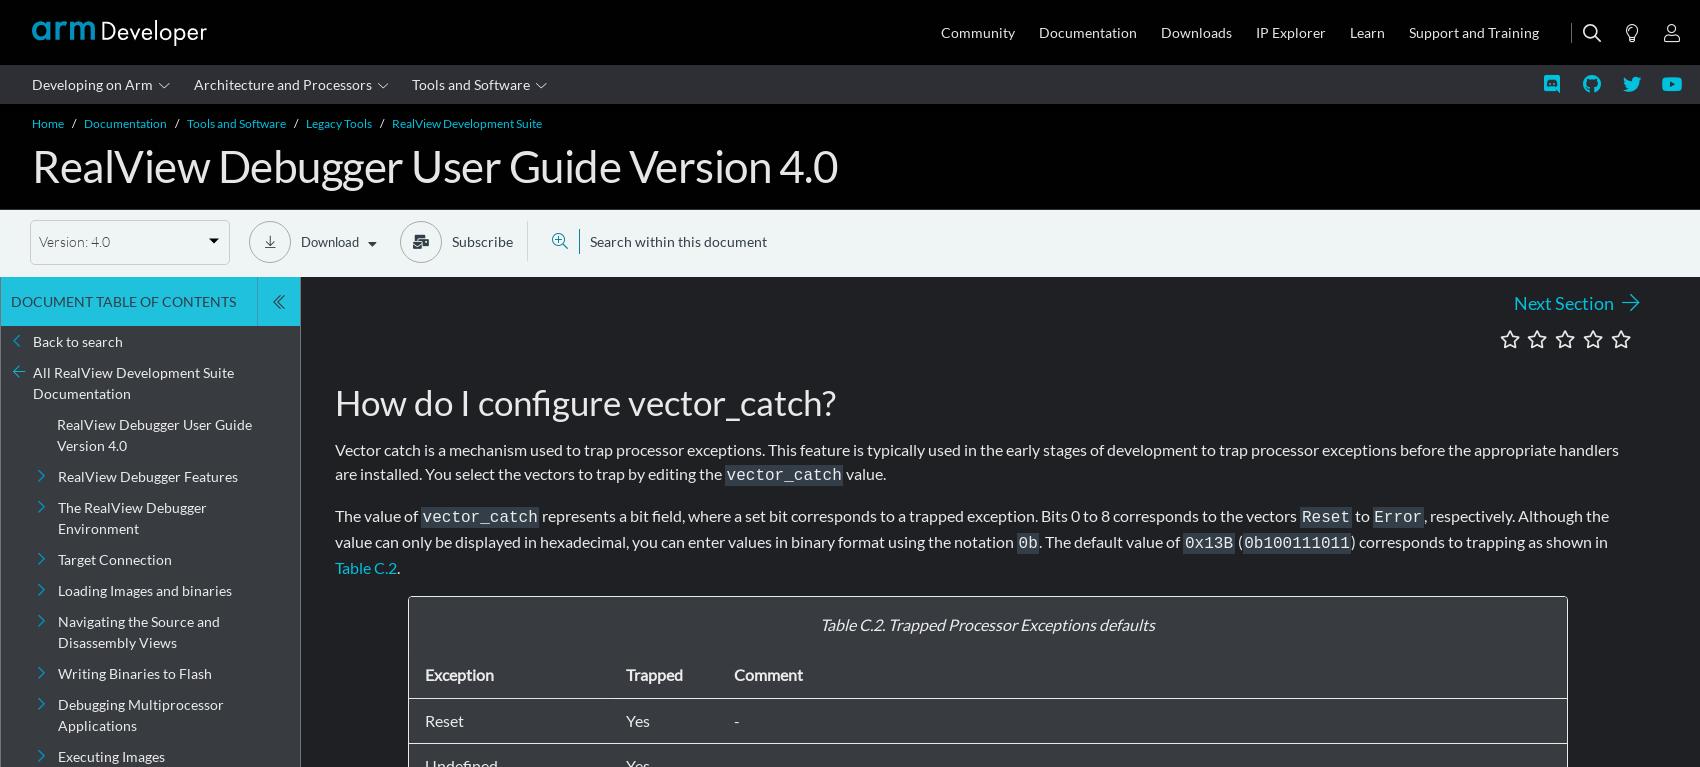 Image resolution: width=1700 pixels, height=767 pixels. Describe the element at coordinates (819, 623) in the screenshot. I see `'Table C.2. Trapped Processor Exceptions defaults'` at that location.